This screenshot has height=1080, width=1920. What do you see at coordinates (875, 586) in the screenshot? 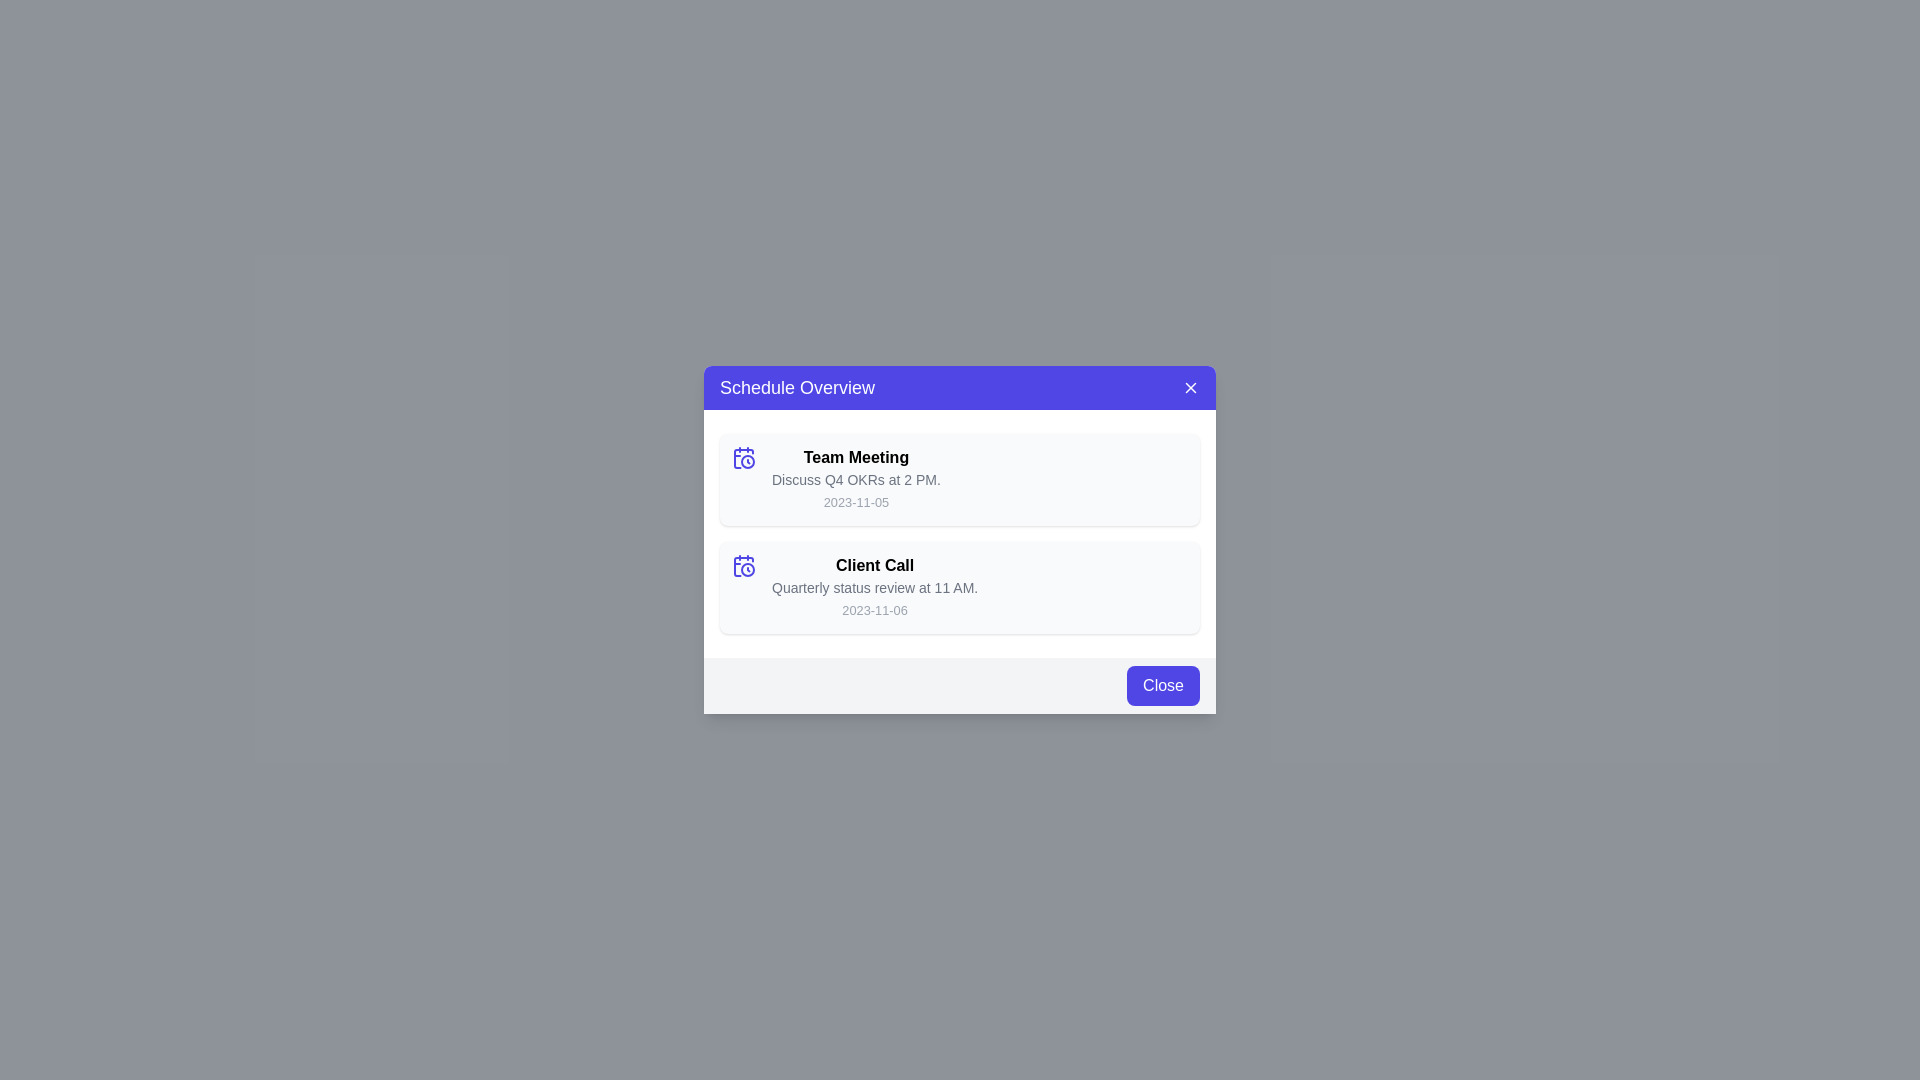
I see `event details from the composite text display element titled 'Client Call' located in the 'Schedule Overview' panel, which includes the heading, secondary text, and date` at bounding box center [875, 586].